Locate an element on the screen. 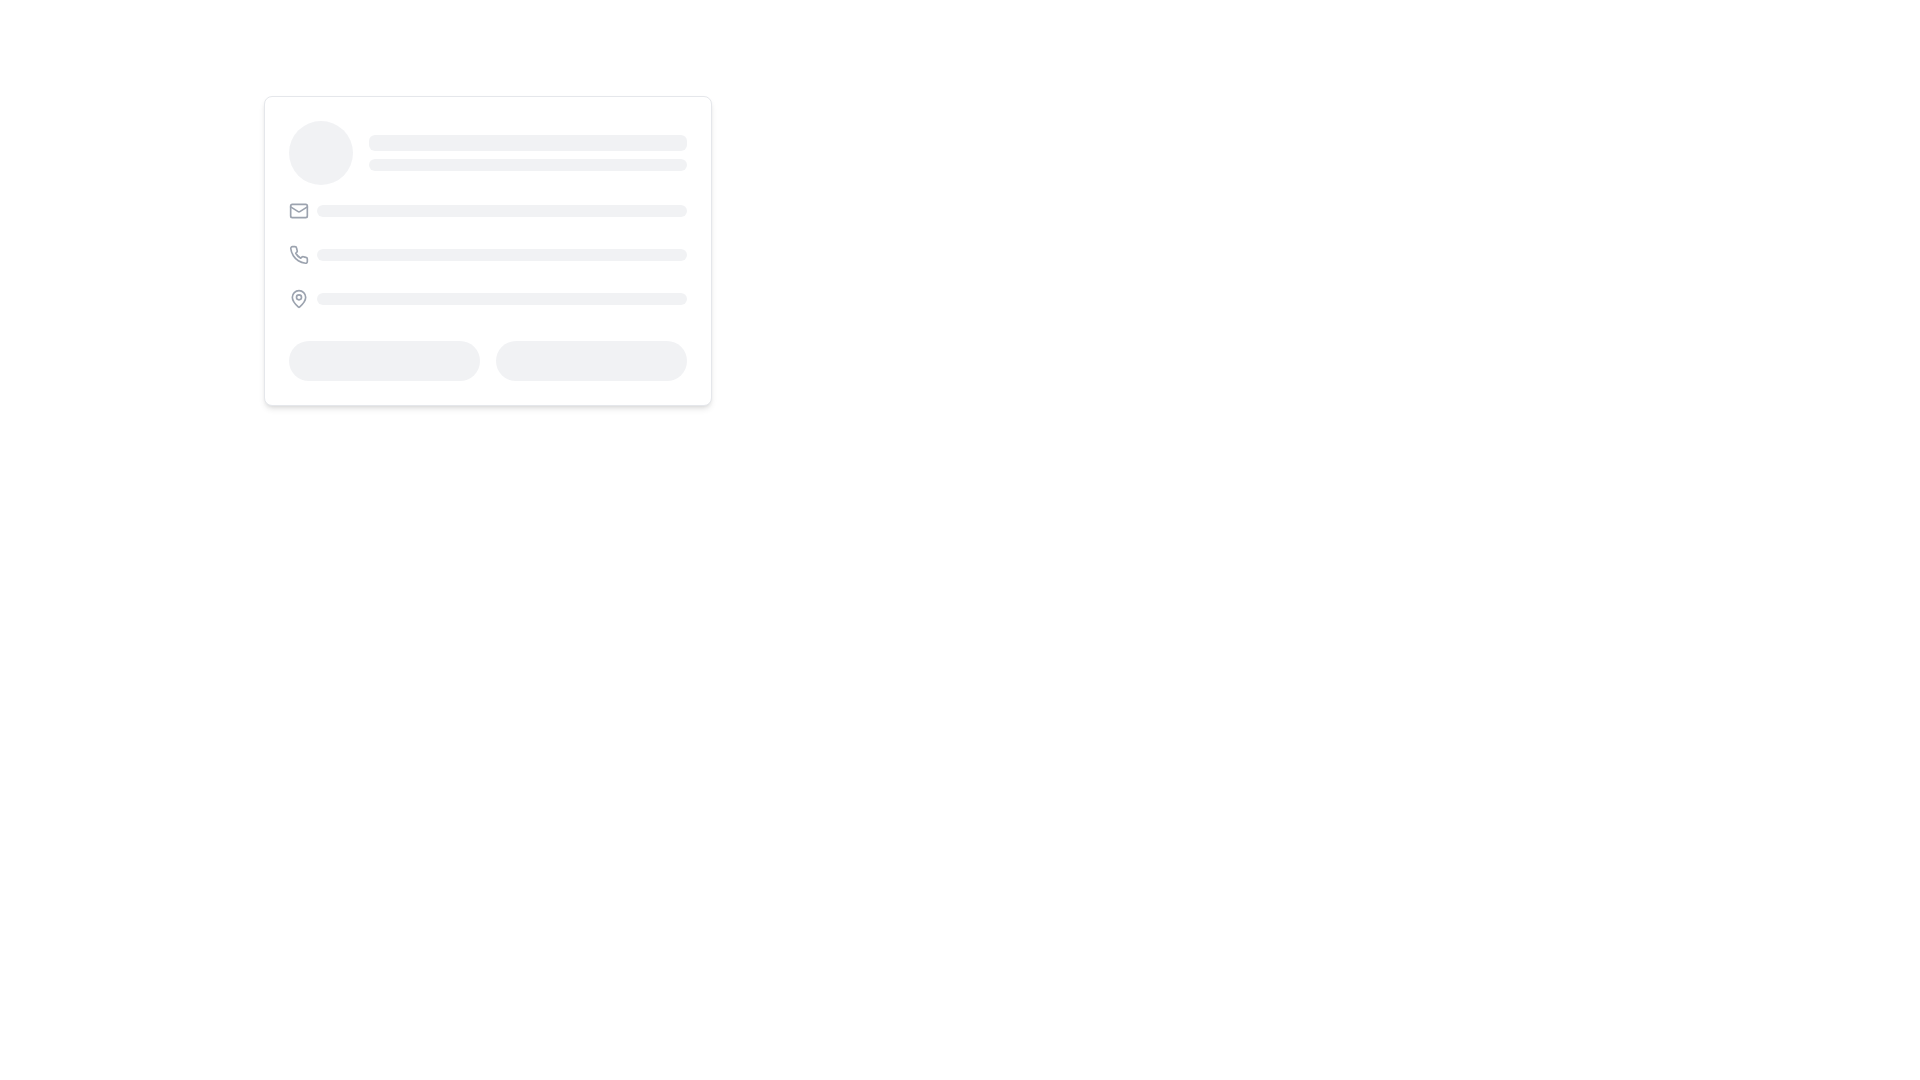 This screenshot has width=1920, height=1080. the vertical list of skeleton placeholder rows that indicate loading states for textual content, positioned centrally within the card layout is located at coordinates (488, 253).